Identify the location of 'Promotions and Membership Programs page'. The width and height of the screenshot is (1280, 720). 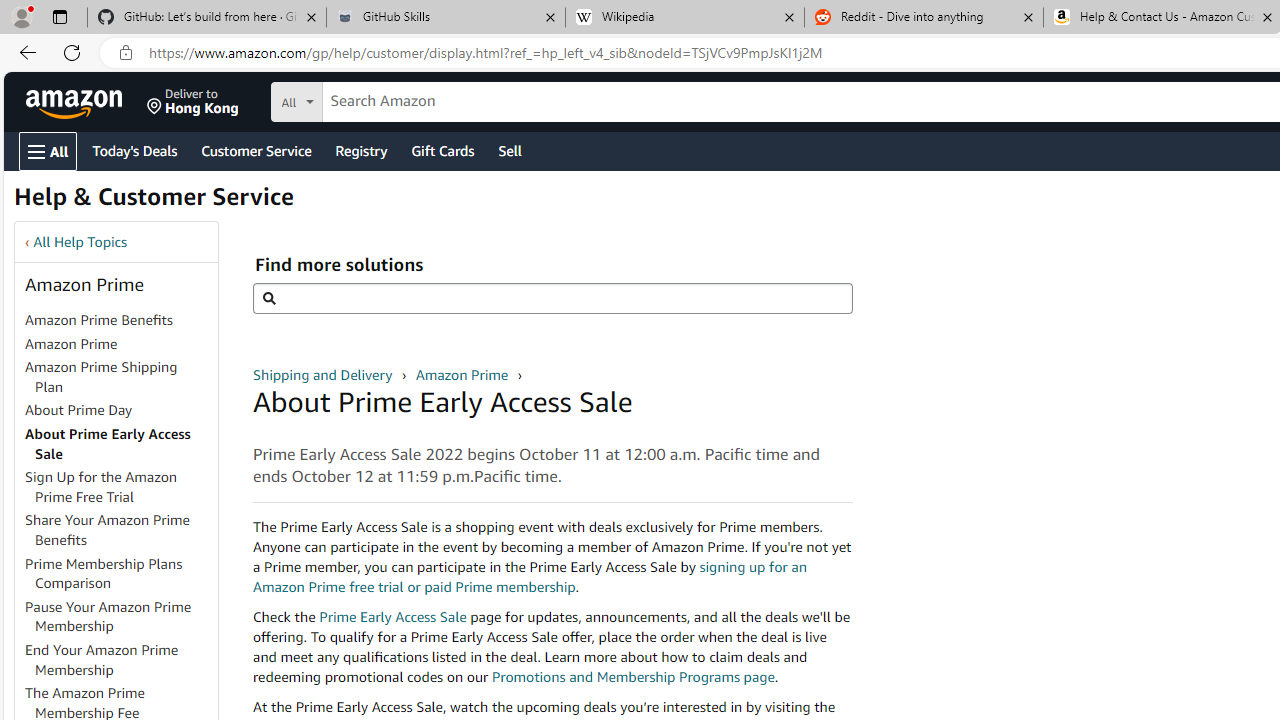
(631, 675).